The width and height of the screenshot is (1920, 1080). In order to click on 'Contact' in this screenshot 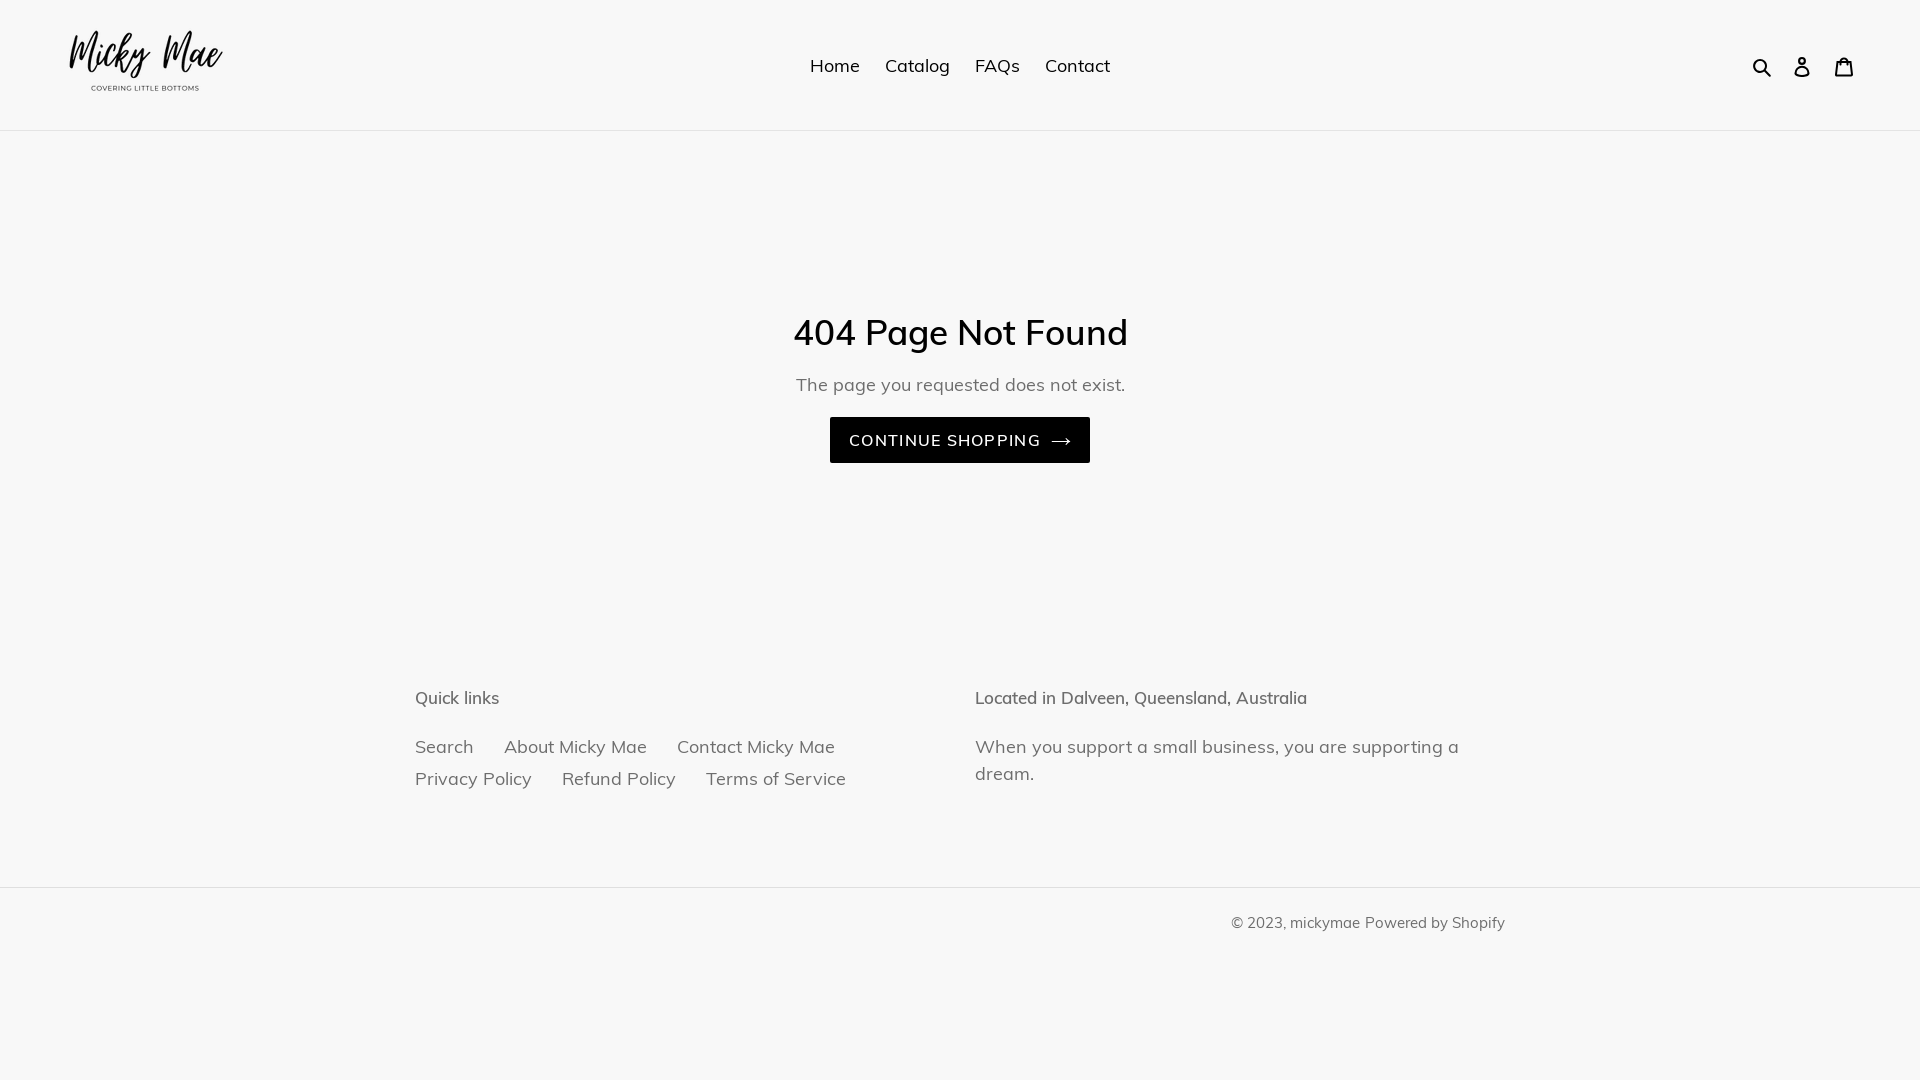, I will do `click(1035, 63)`.